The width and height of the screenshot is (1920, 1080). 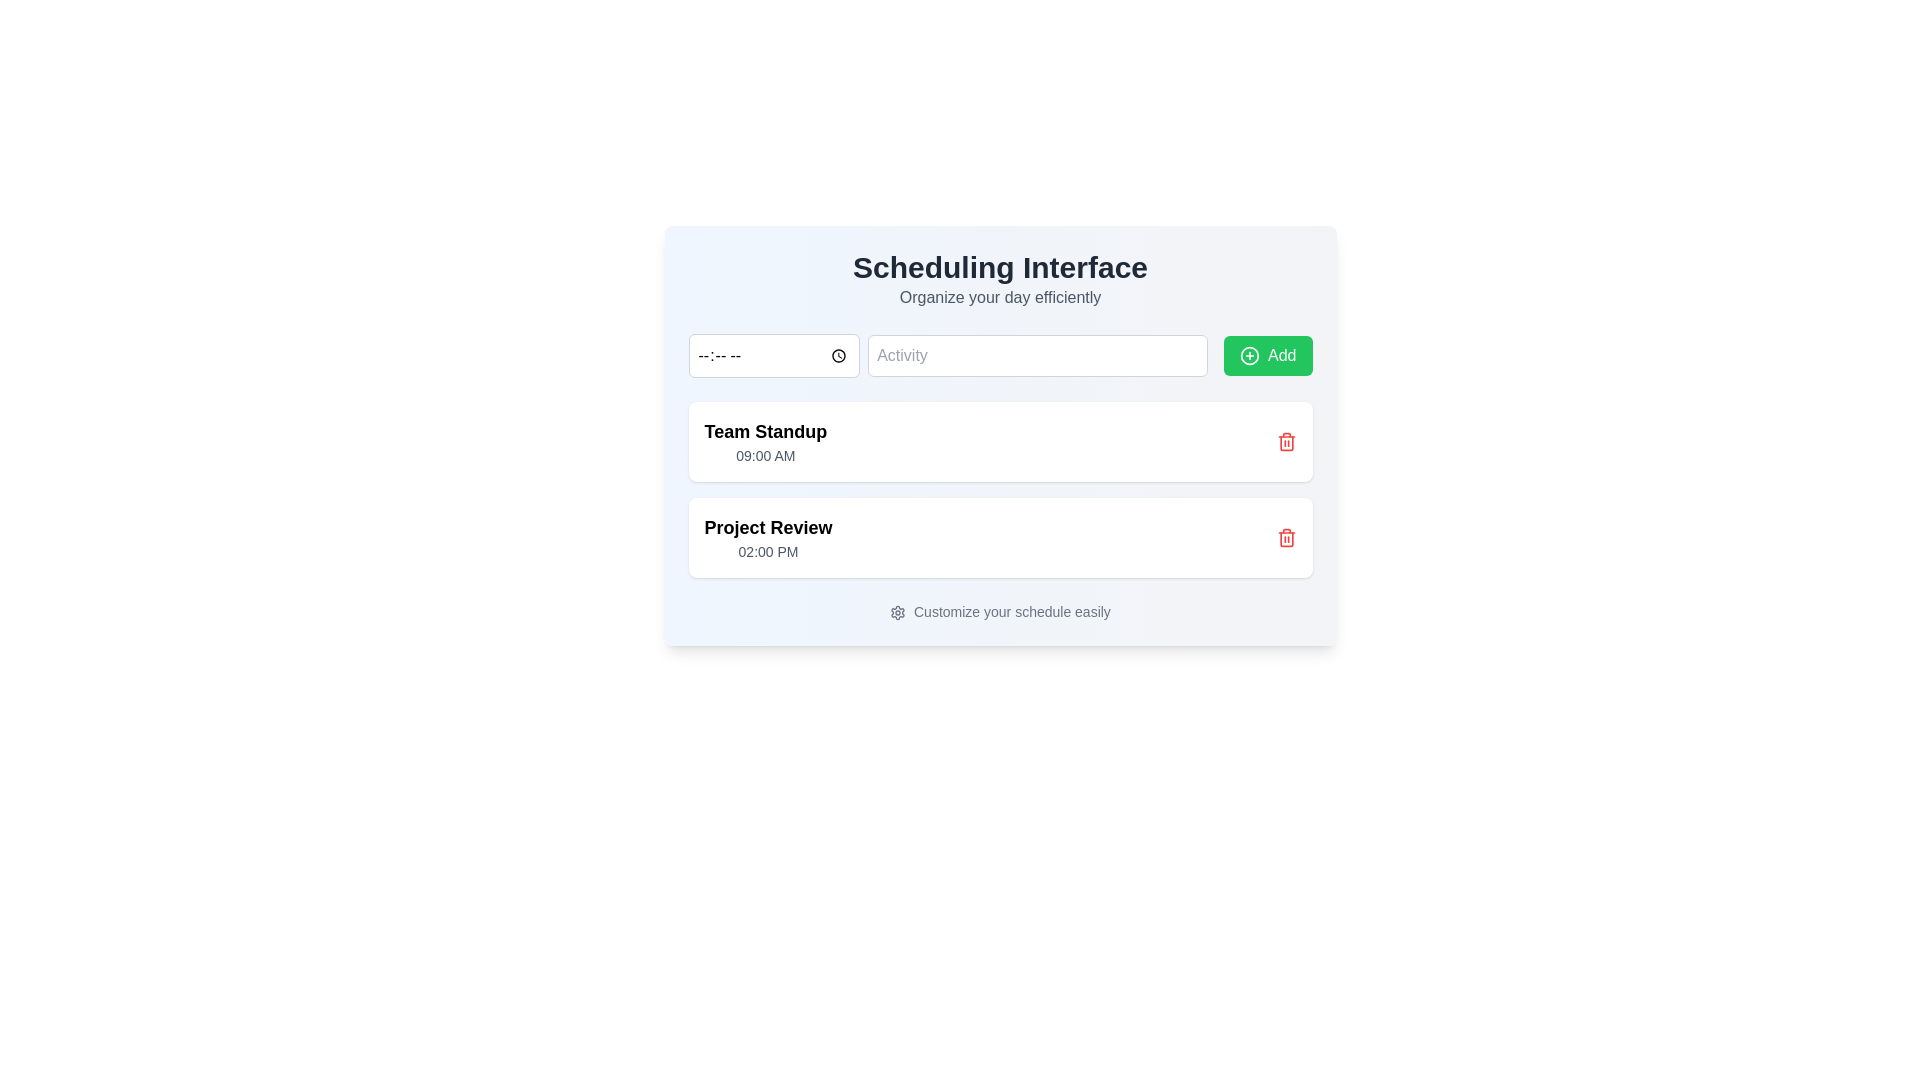 I want to click on the 'Team Standup' text label, which is the title of the first entry in the list of scheduled events, to possibly reveal additional information, so click(x=764, y=431).